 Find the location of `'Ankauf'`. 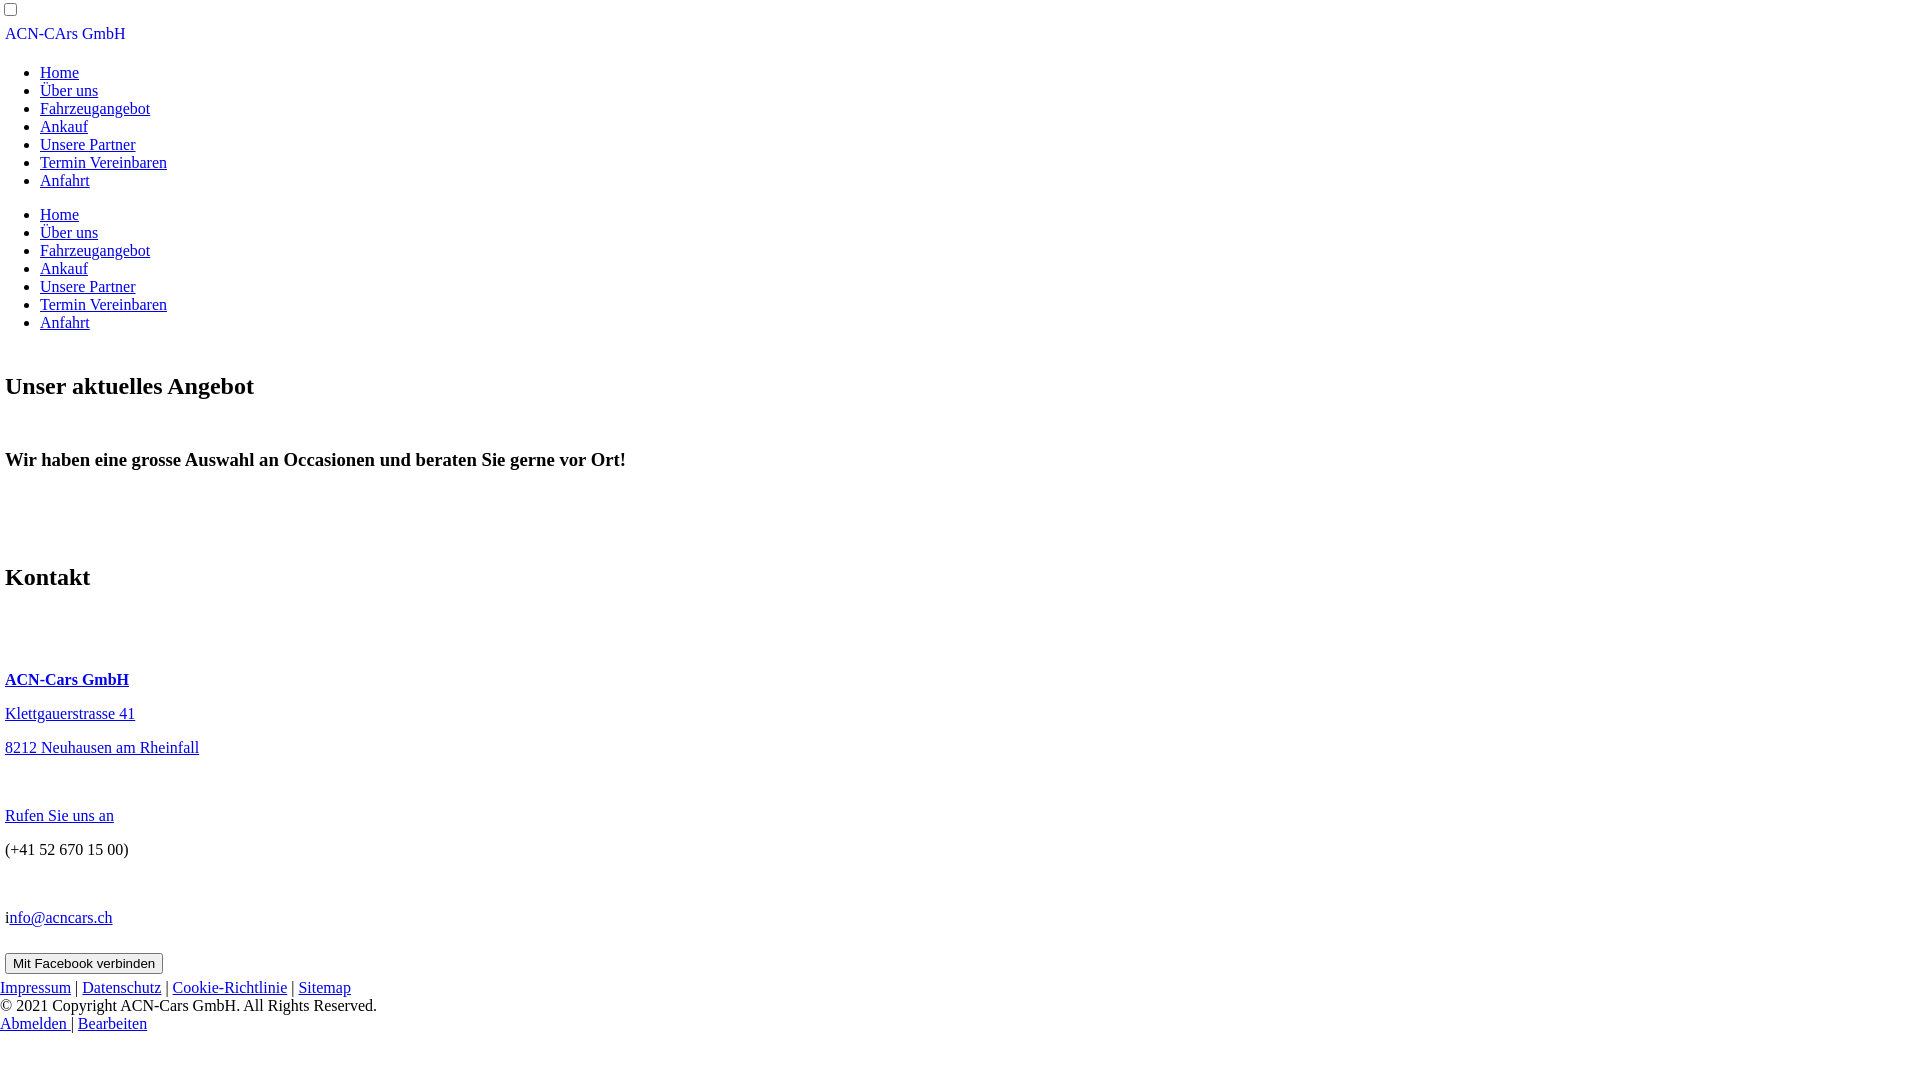

'Ankauf' is located at coordinates (63, 126).